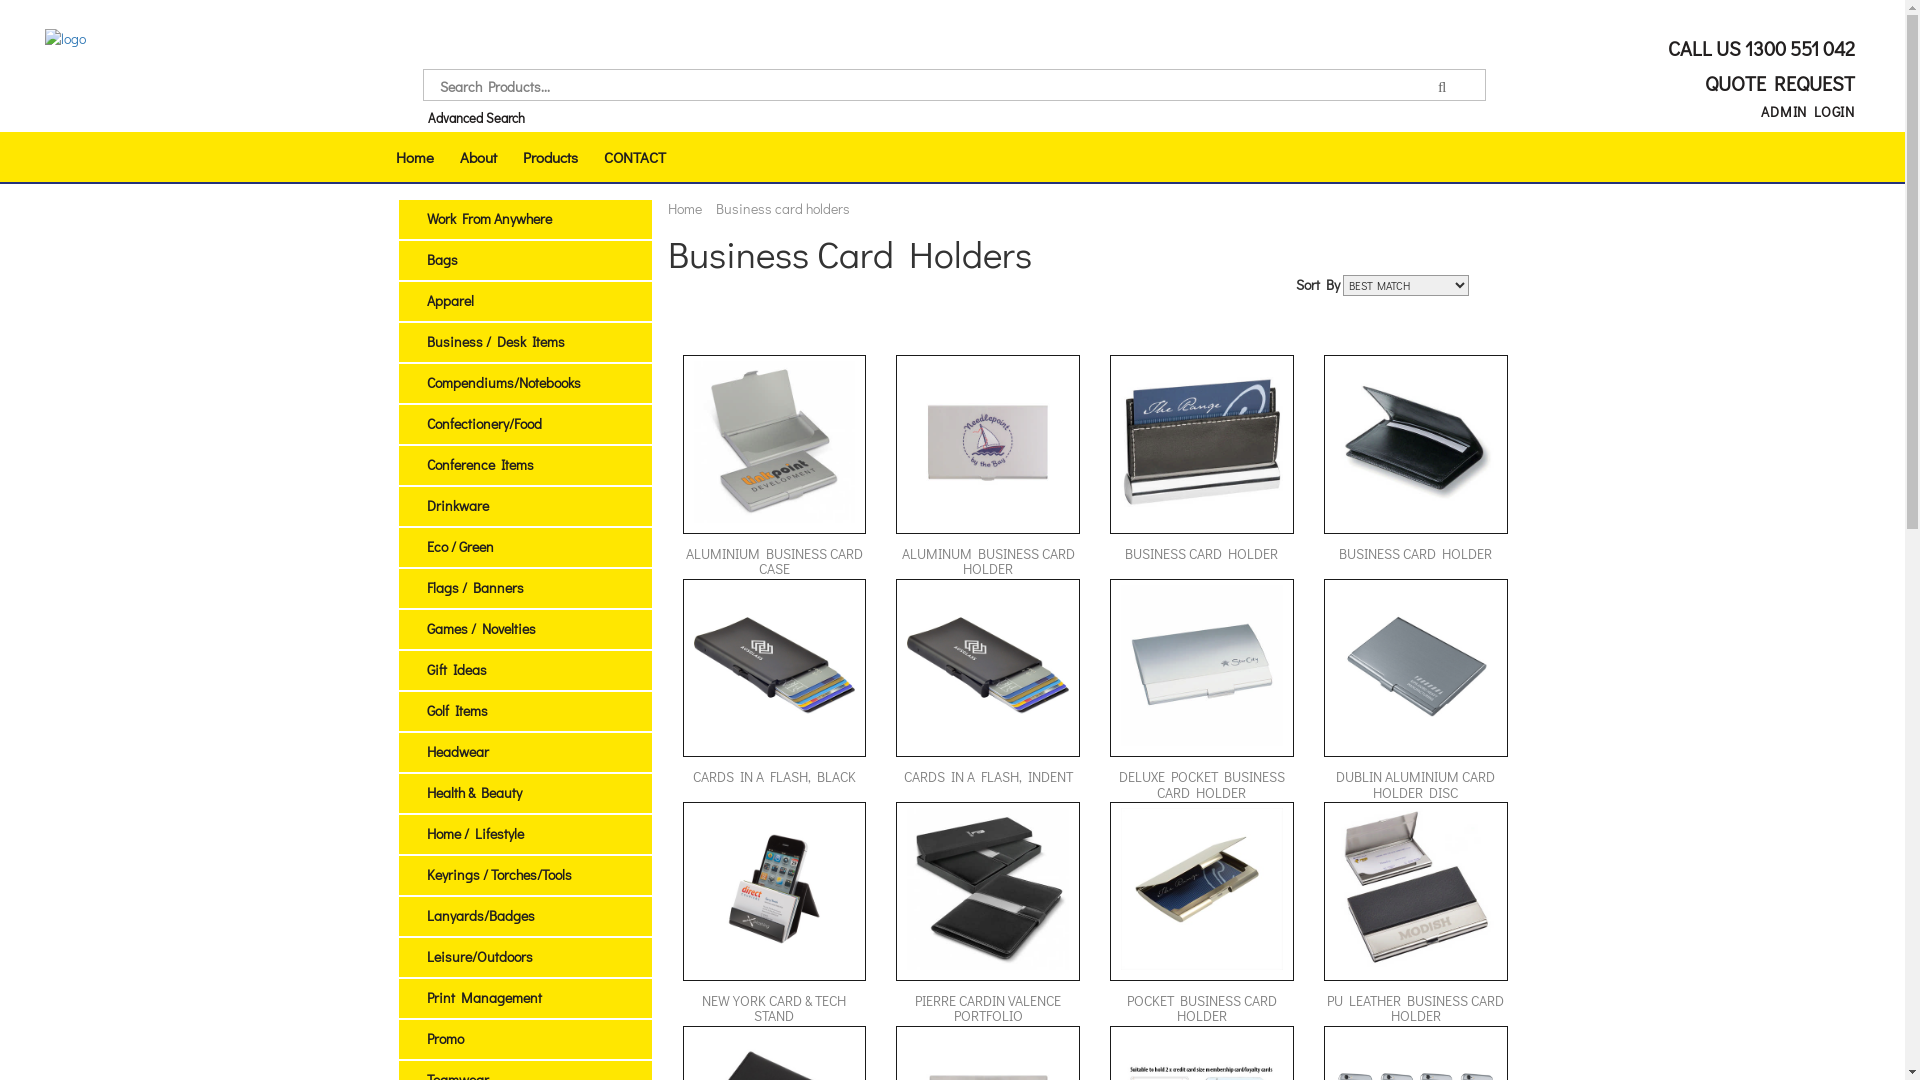  Describe the element at coordinates (425, 1037) in the screenshot. I see `'Promo'` at that location.